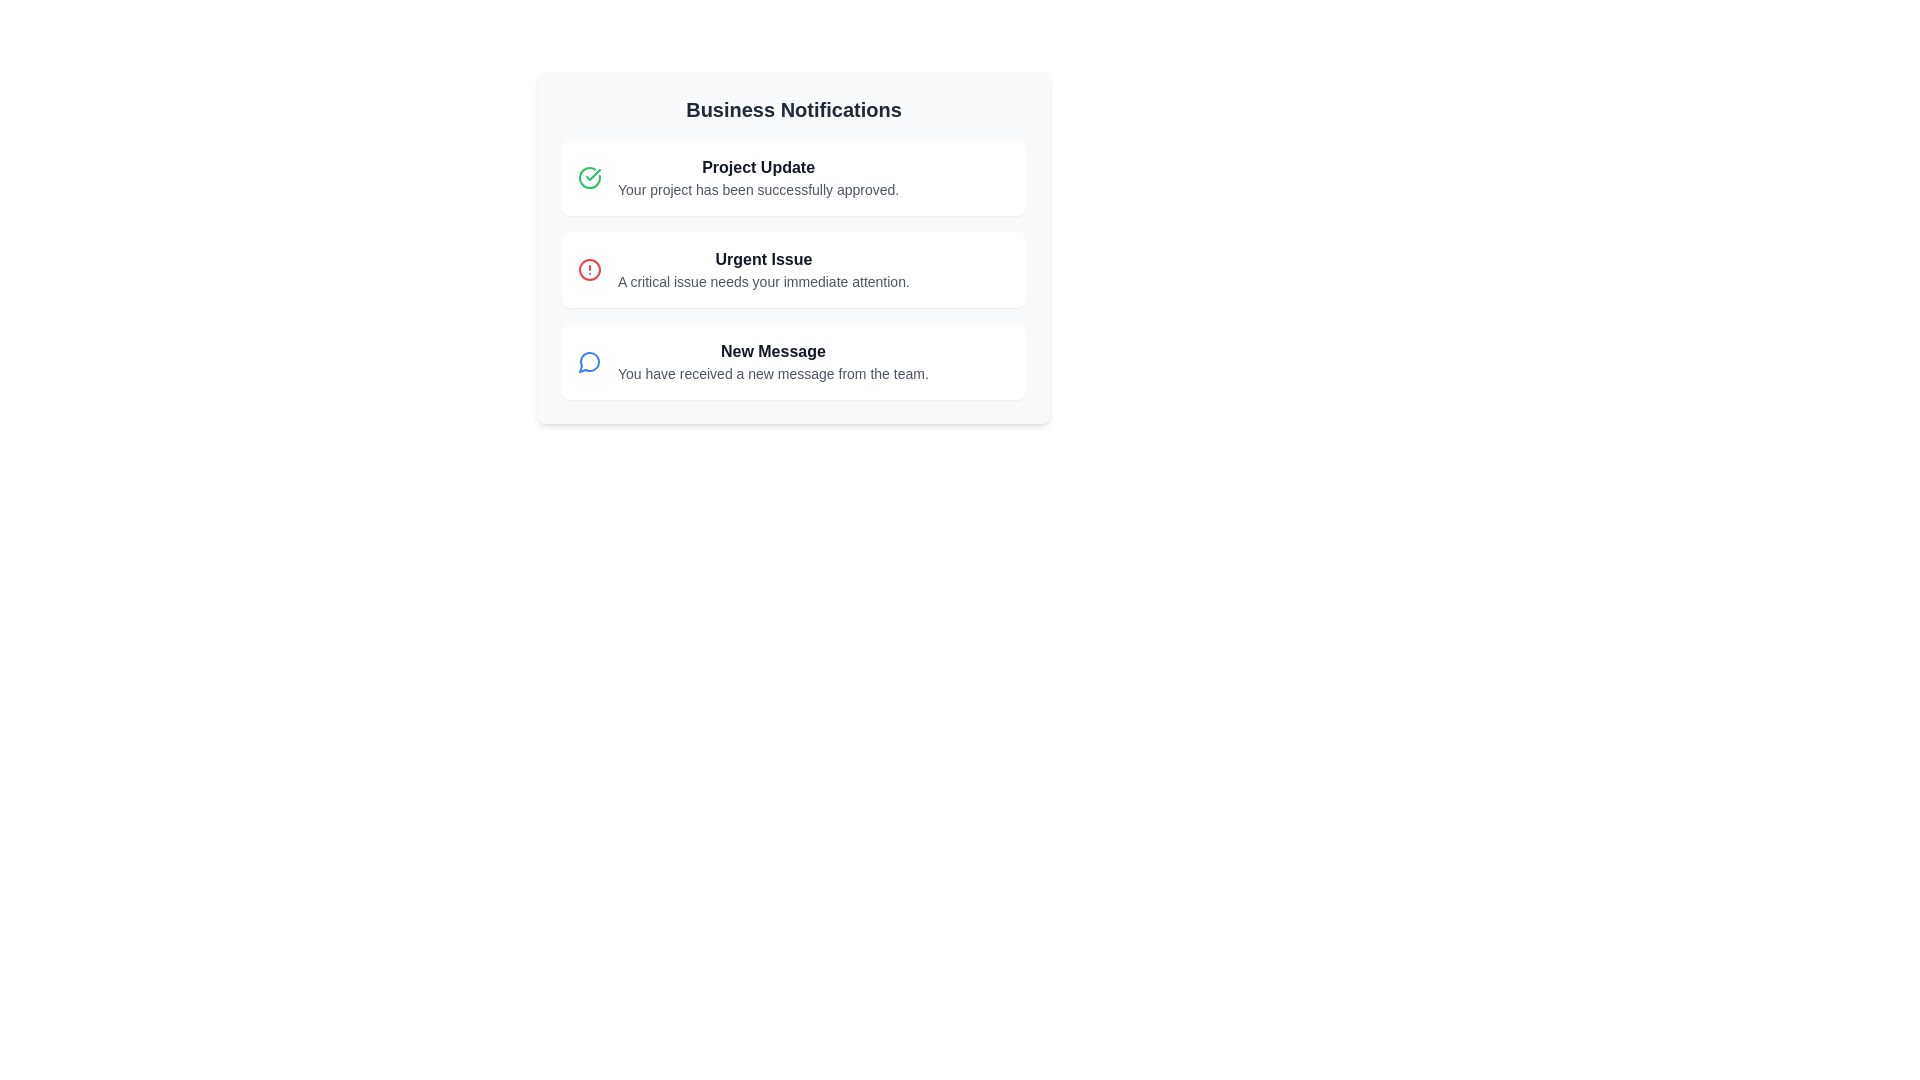 This screenshot has width=1920, height=1080. Describe the element at coordinates (762, 281) in the screenshot. I see `the text content providing additional details about the urgency of the notification, located in the second notification card under the 'Business Notifications' section, beneath the 'Urgent Issue' title` at that location.